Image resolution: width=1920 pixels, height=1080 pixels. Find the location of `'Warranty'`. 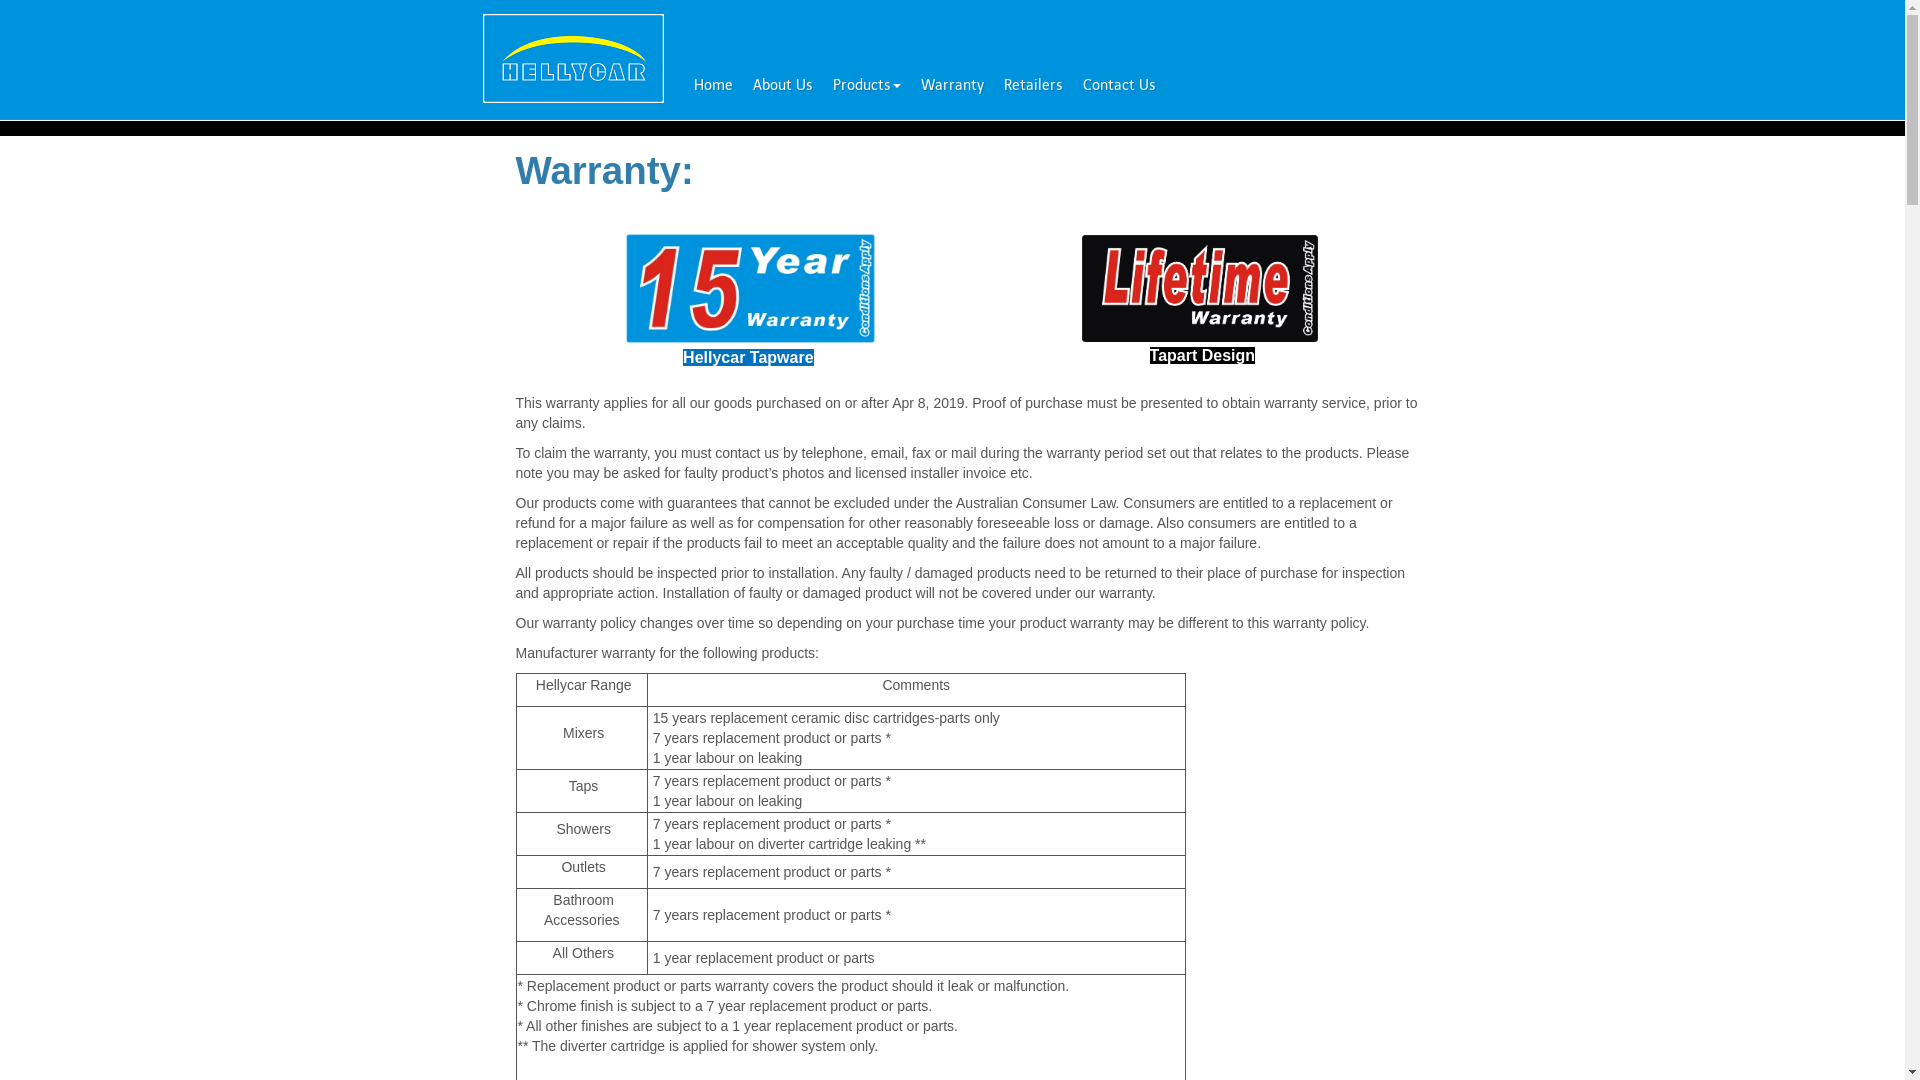

'Warranty' is located at coordinates (950, 83).